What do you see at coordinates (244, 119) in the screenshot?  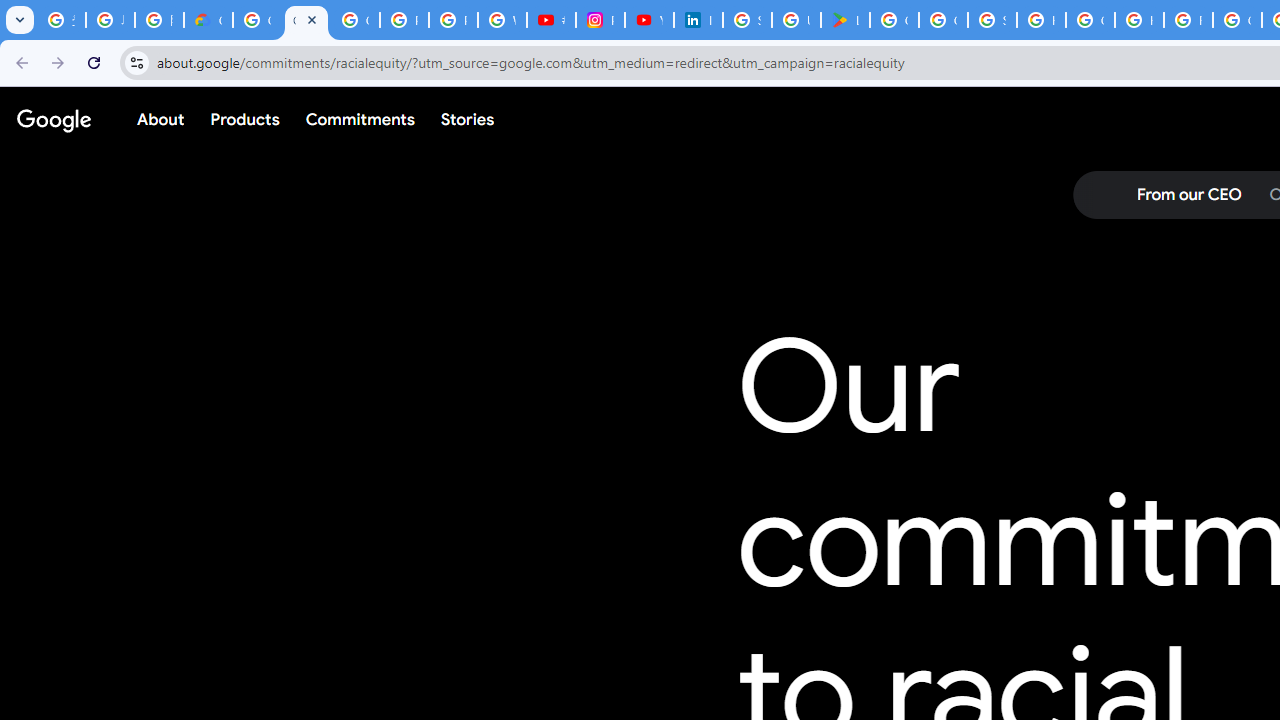 I see `'Products'` at bounding box center [244, 119].